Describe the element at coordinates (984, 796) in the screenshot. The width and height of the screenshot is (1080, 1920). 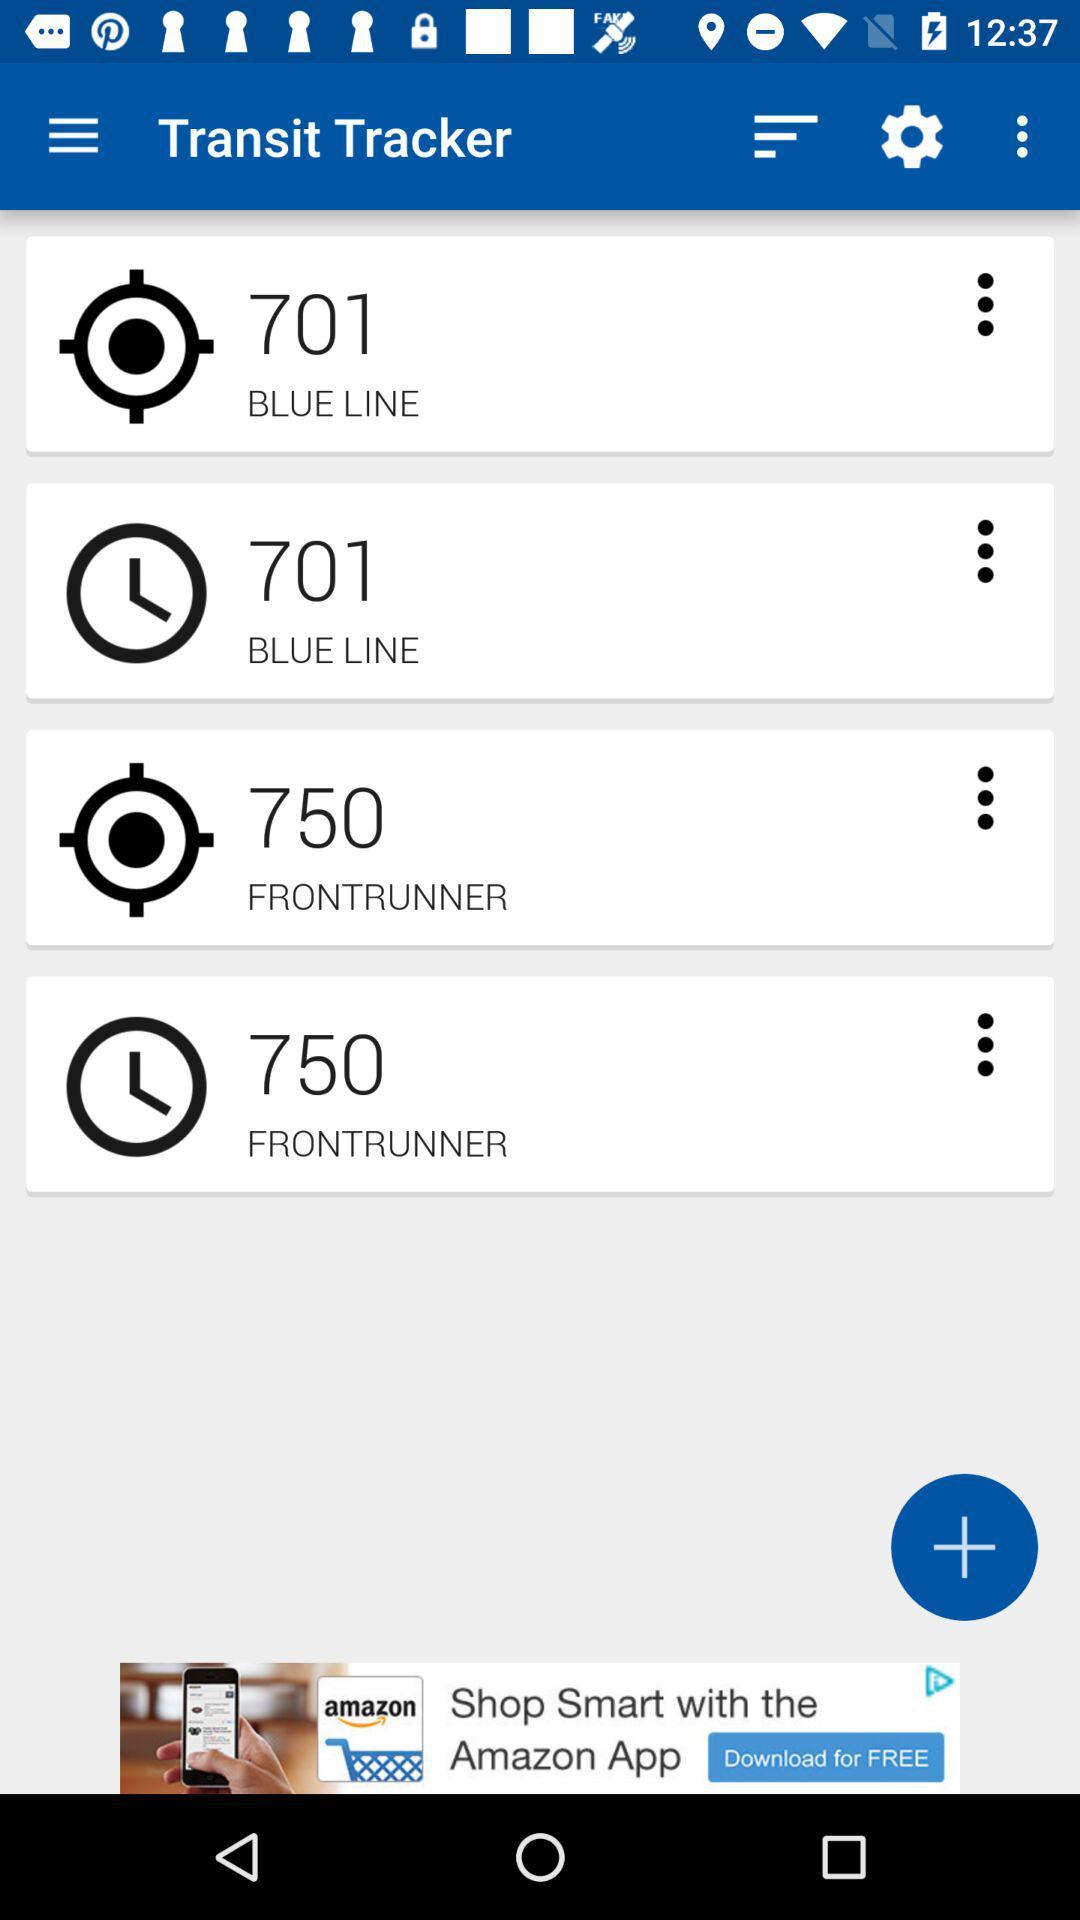
I see `open drop down menu` at that location.